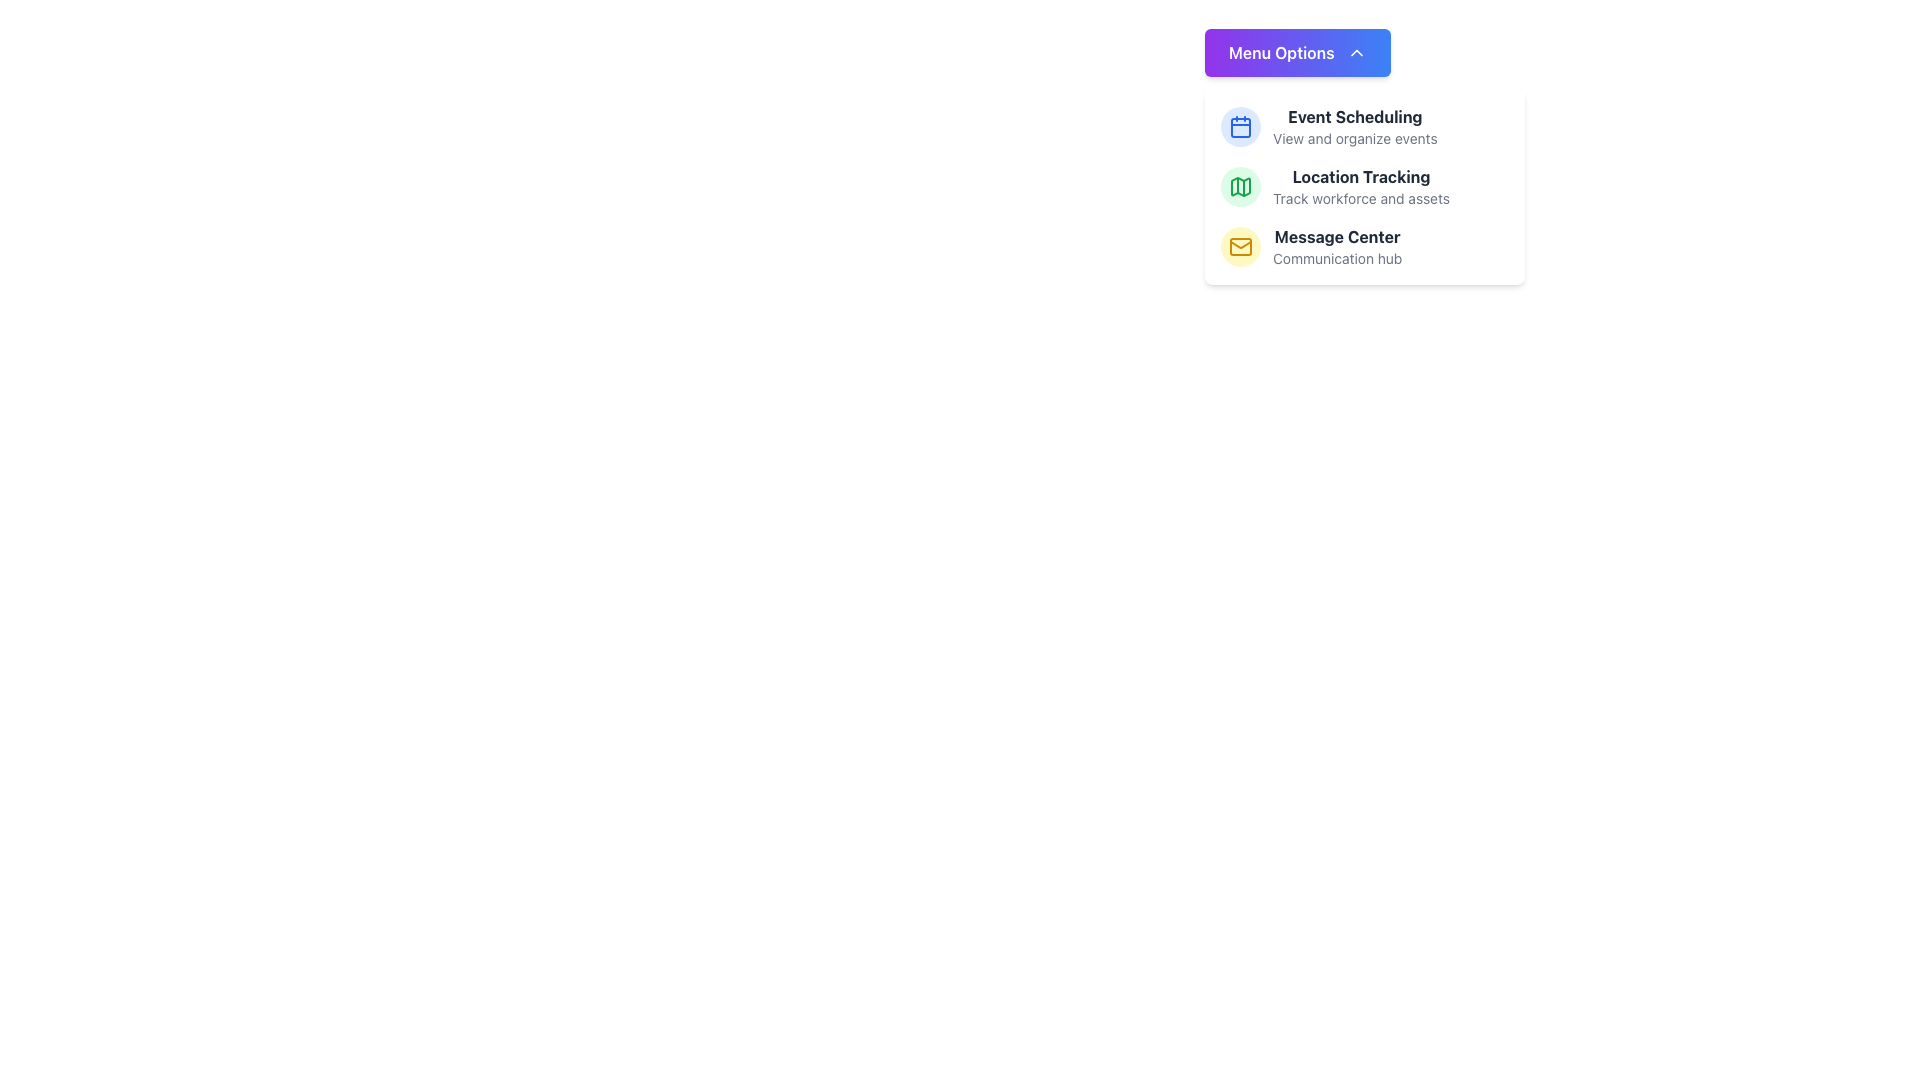 The width and height of the screenshot is (1920, 1080). What do you see at coordinates (1240, 127) in the screenshot?
I see `the non-interactive icon representing the 'Event Scheduling' menu option, which is the first icon in the vertical menu on the right-hand side of the interface` at bounding box center [1240, 127].